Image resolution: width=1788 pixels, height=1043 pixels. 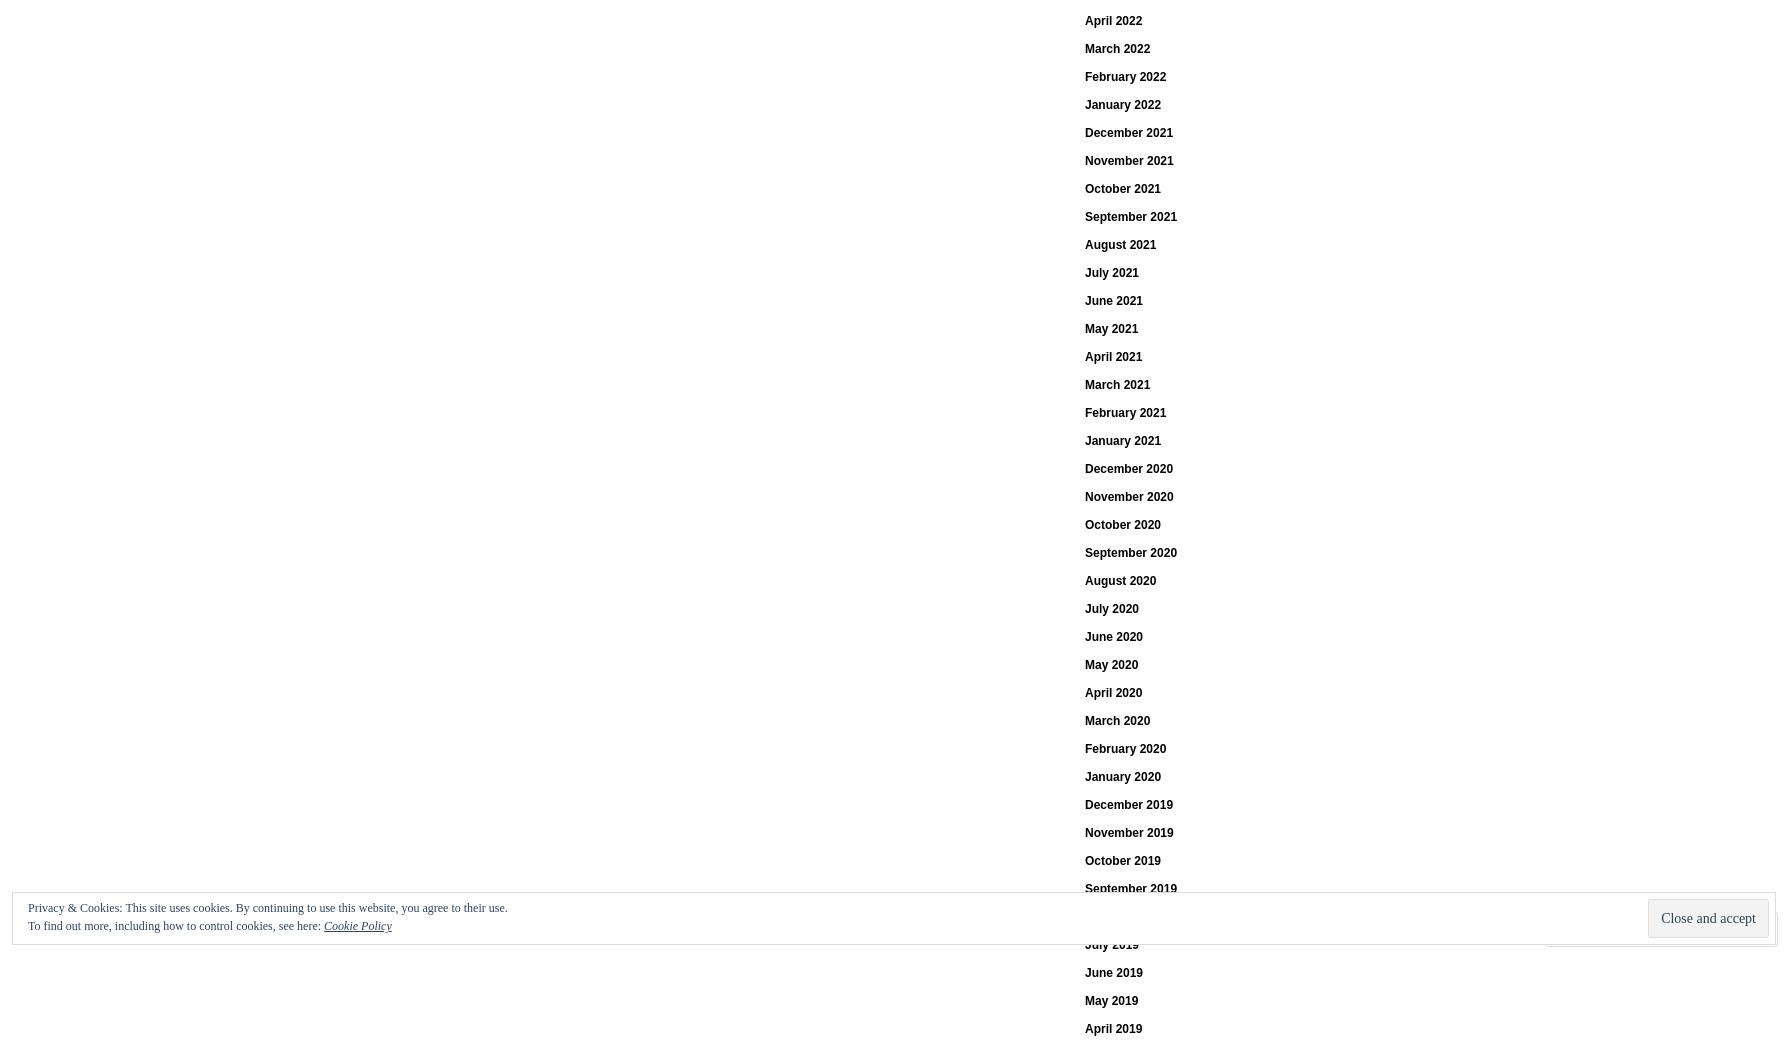 I want to click on 'April 2022', so click(x=1113, y=19).